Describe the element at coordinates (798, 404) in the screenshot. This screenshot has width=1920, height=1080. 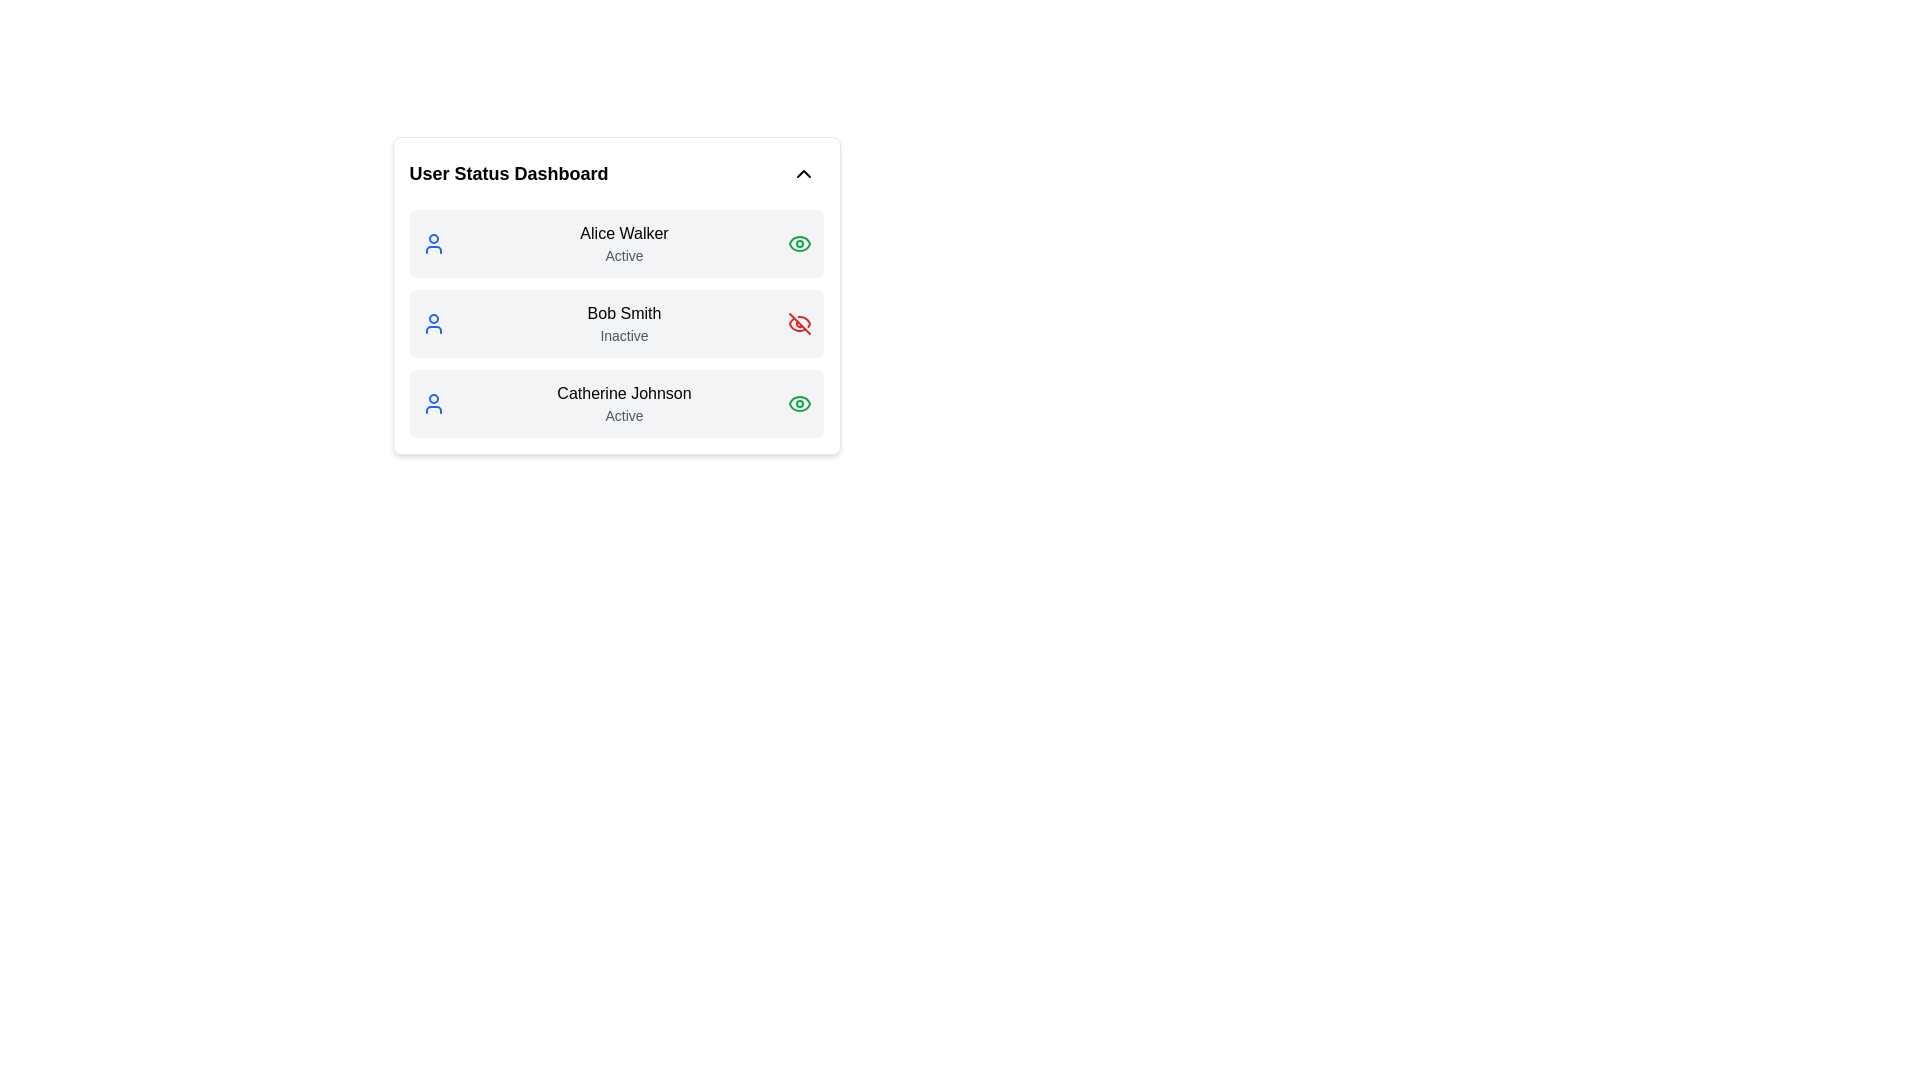
I see `the eye outline icon styled with a green stroke, located in the user dashboard module` at that location.